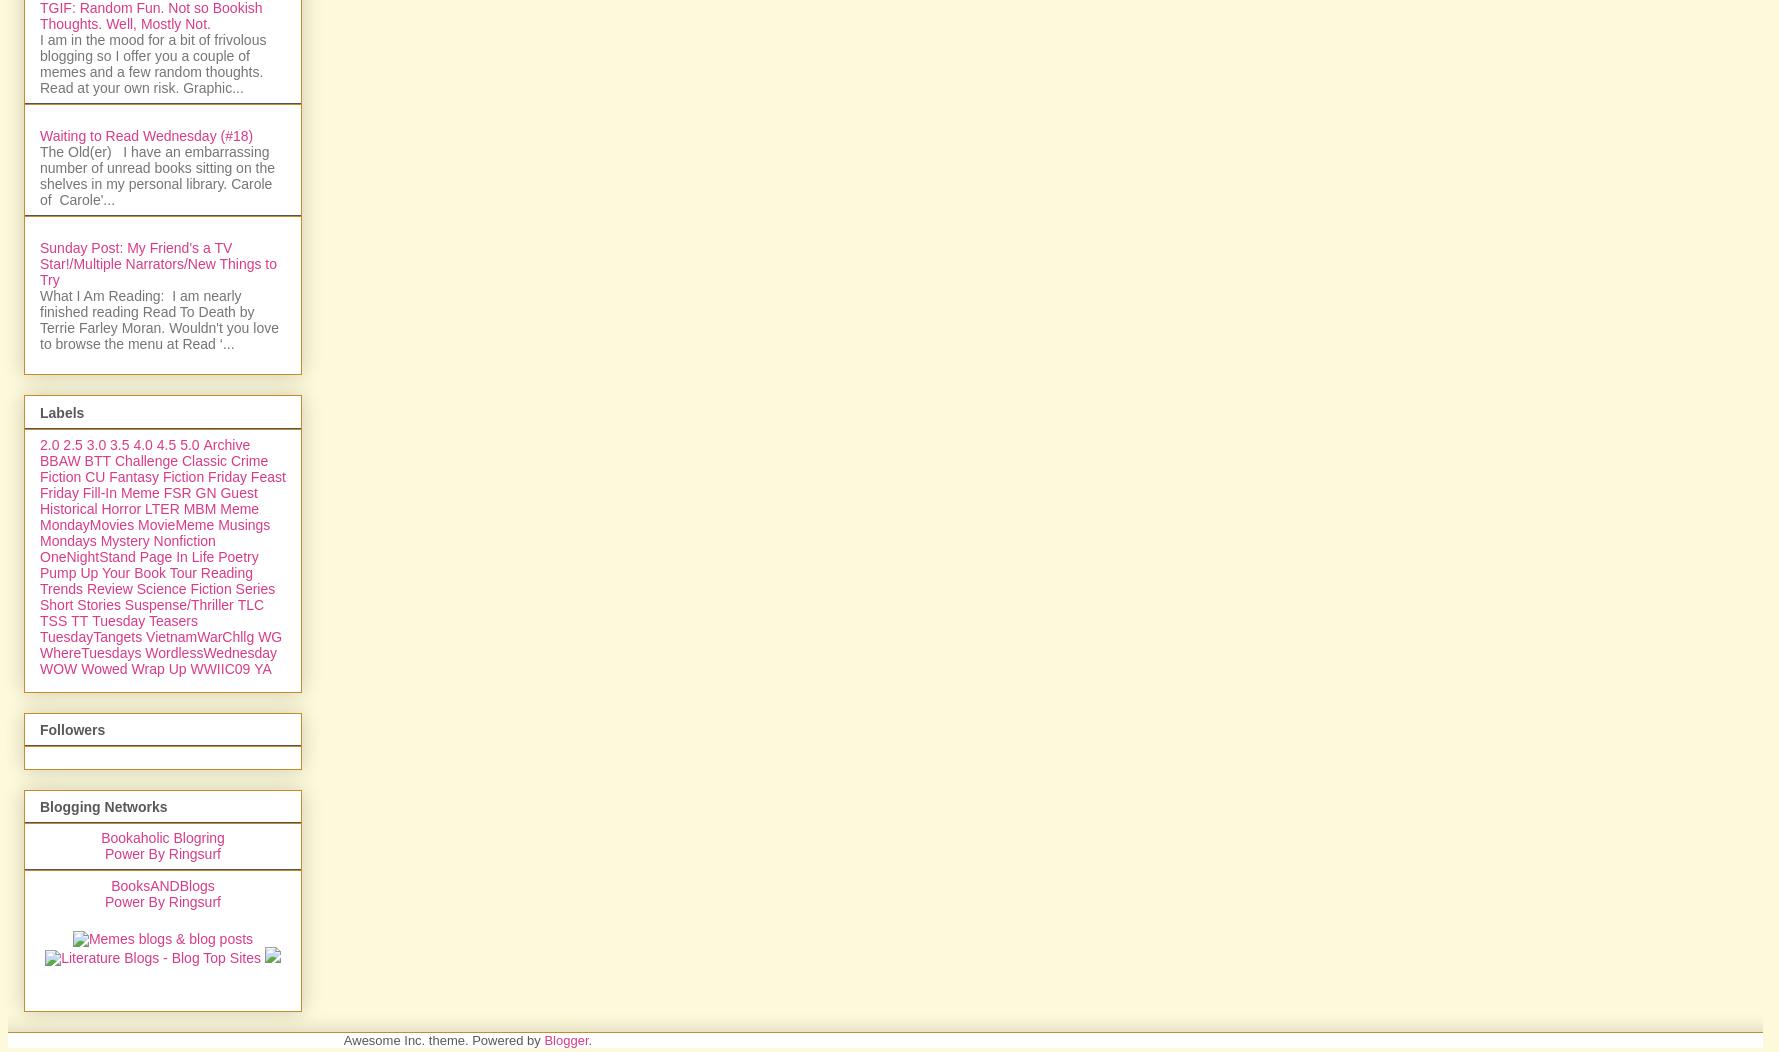 The image size is (1779, 1052). I want to click on 'Mystery', so click(123, 756).